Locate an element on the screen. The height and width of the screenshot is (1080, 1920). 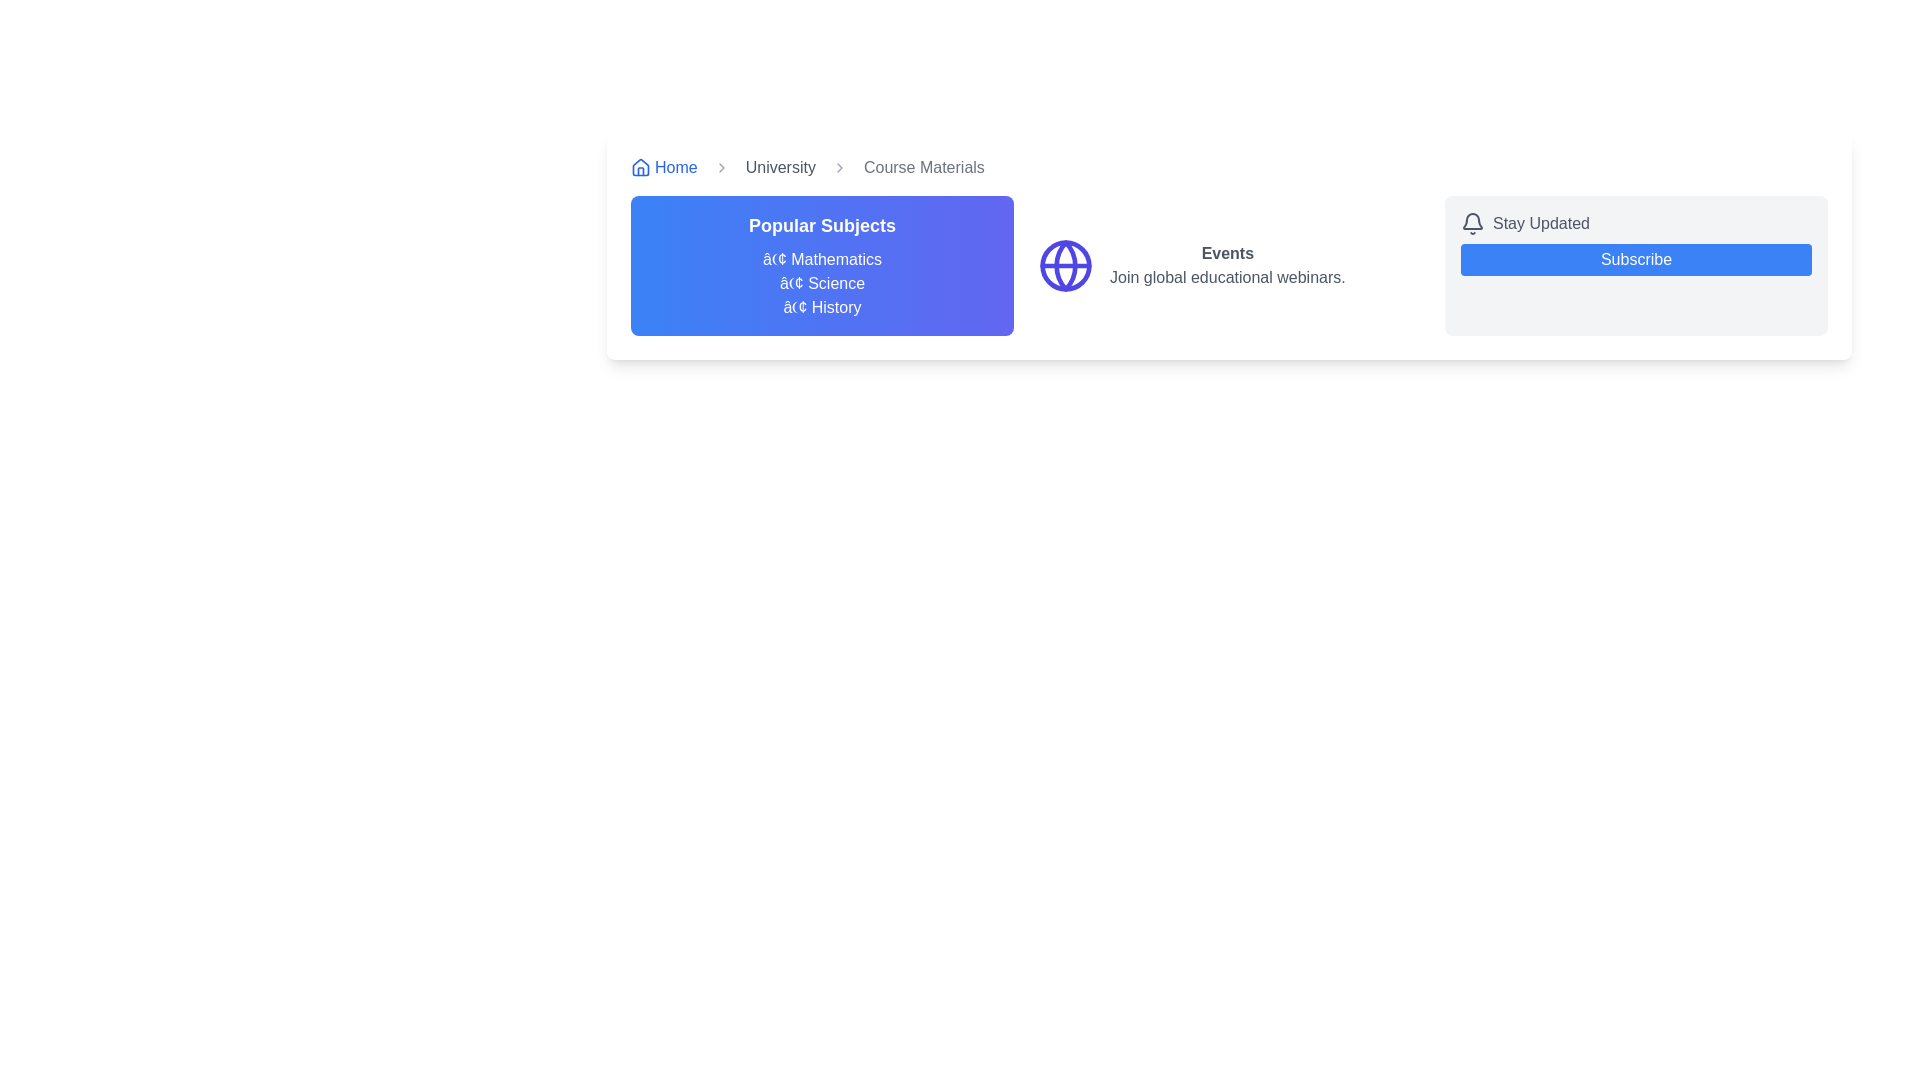
the static text label that indicates the subject category 'Science', which is the second item in a vertical list under 'Popular Subjects' is located at coordinates (822, 284).